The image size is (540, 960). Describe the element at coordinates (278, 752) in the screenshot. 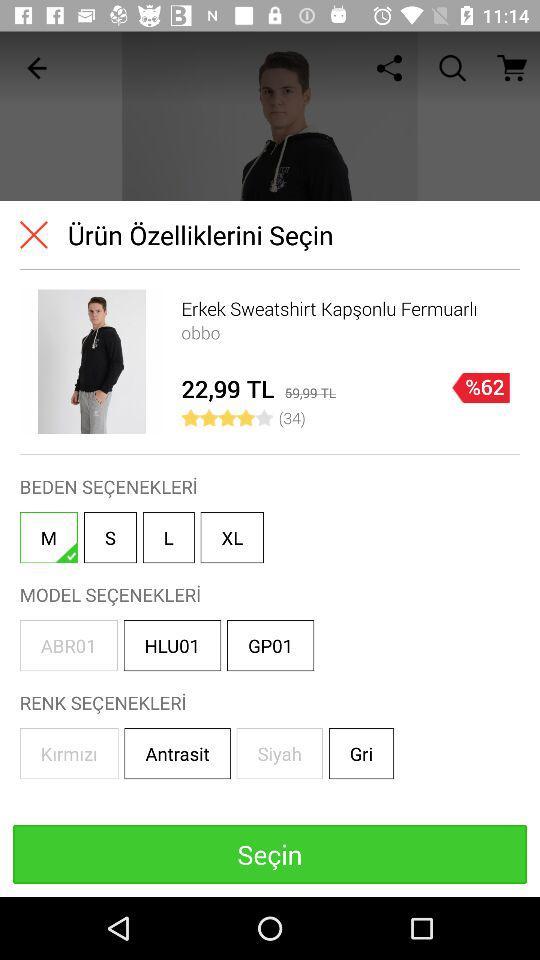

I see `the box that reads siyah` at that location.